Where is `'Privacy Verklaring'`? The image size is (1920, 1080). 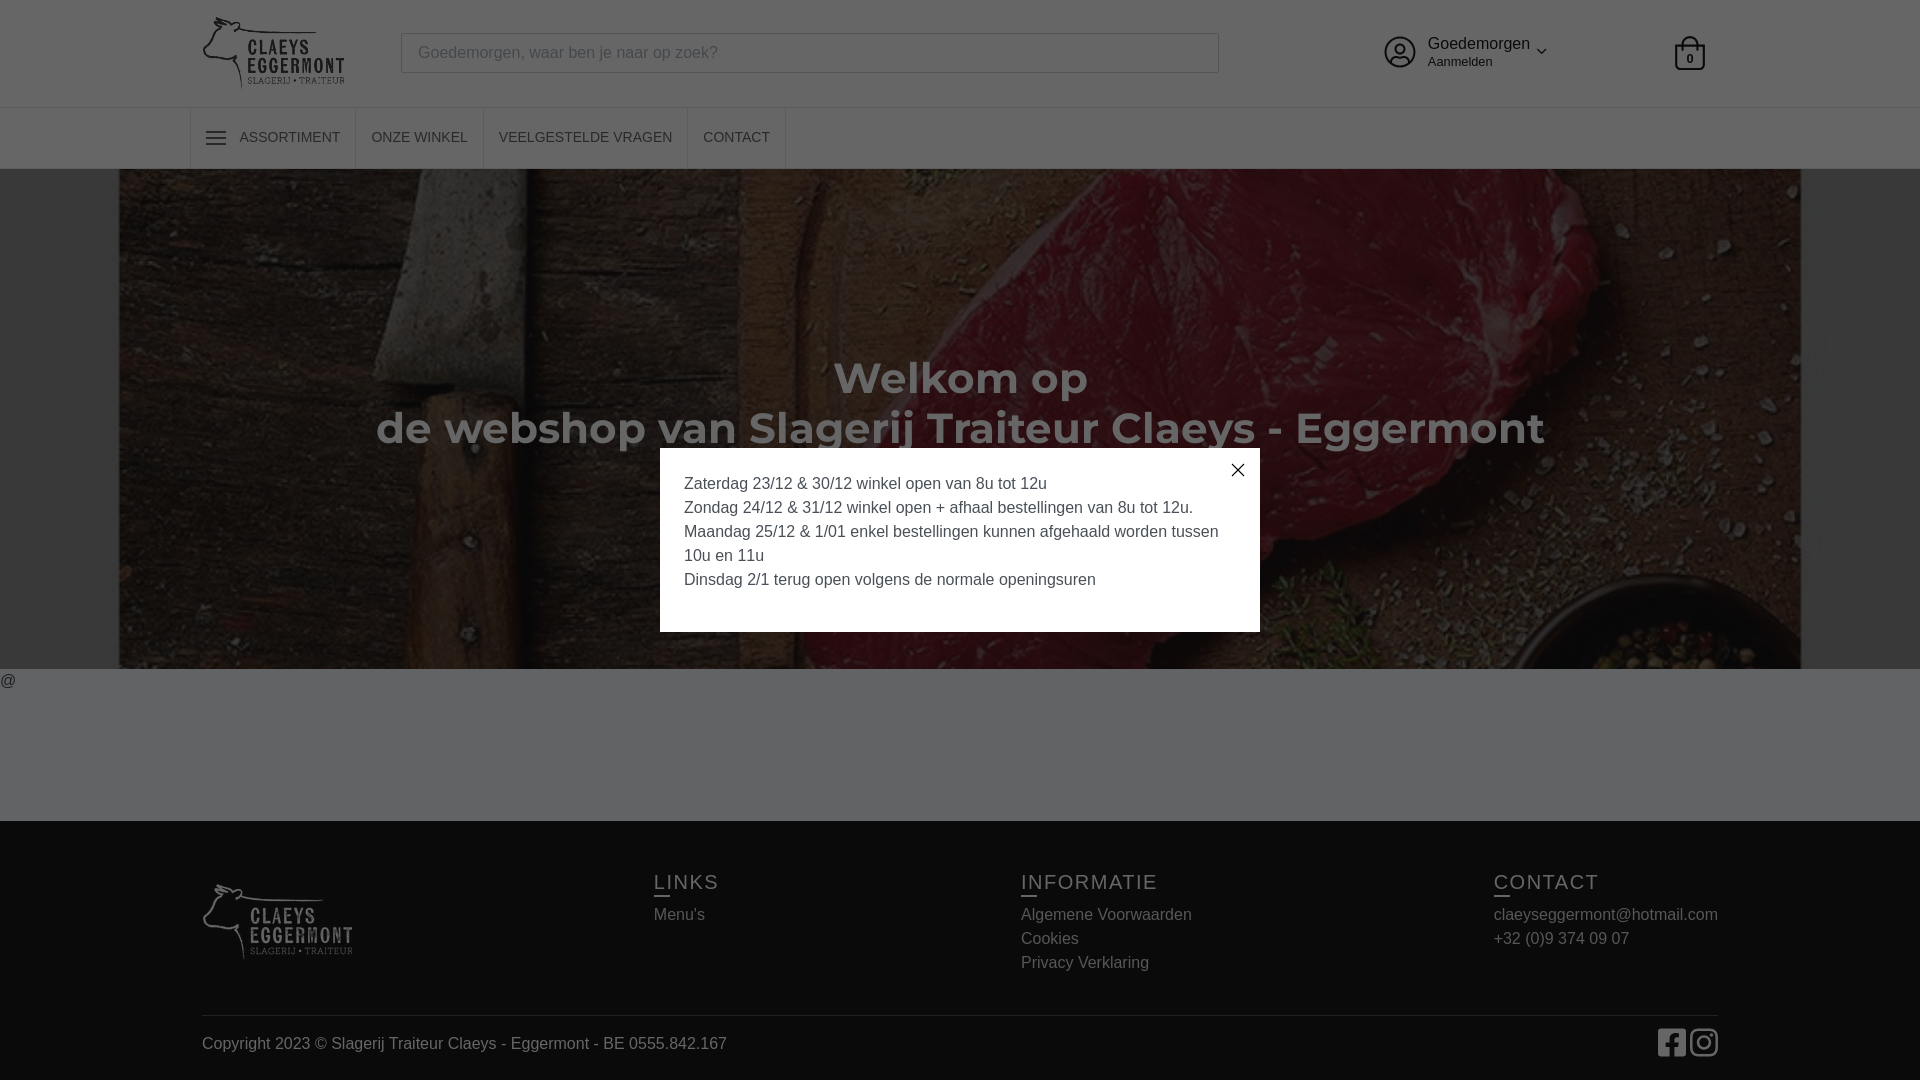
'Privacy Verklaring' is located at coordinates (1083, 961).